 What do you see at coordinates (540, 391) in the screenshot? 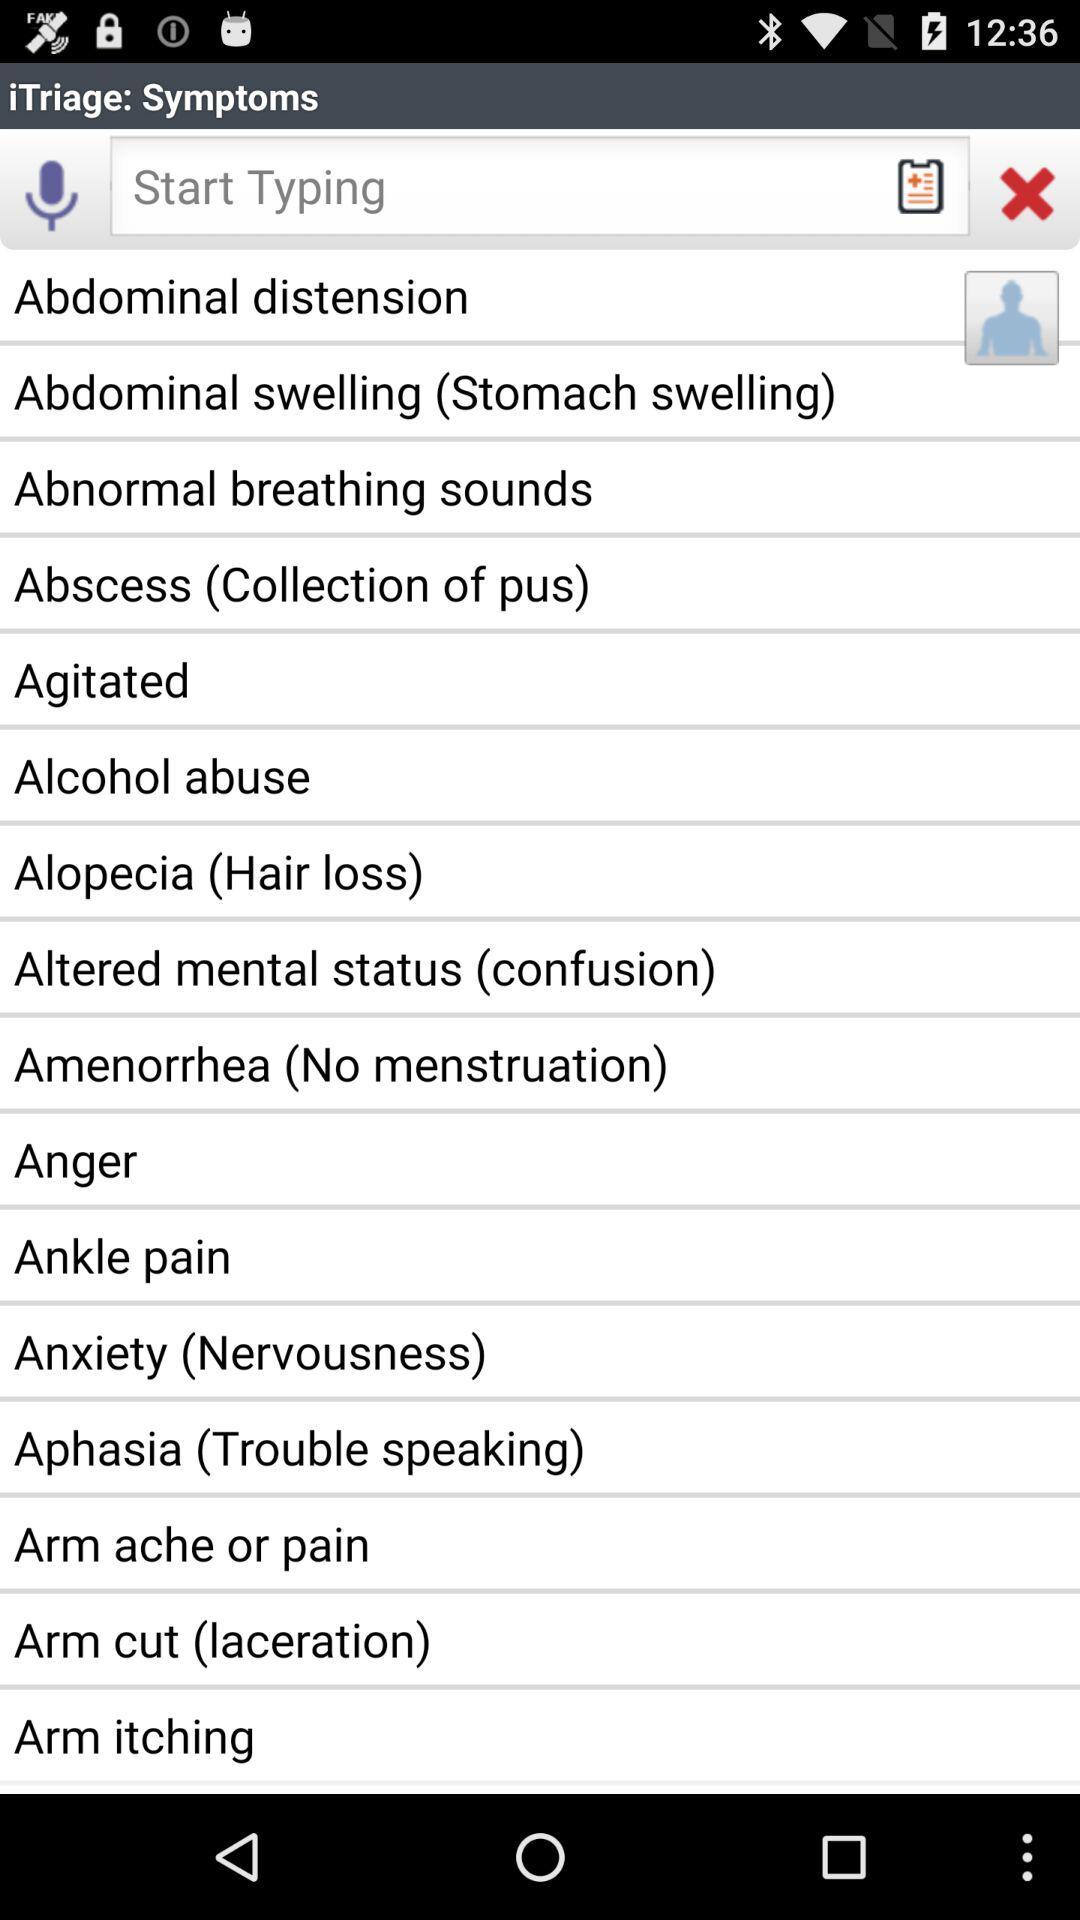
I see `the abdominal swelling stomach app` at bounding box center [540, 391].